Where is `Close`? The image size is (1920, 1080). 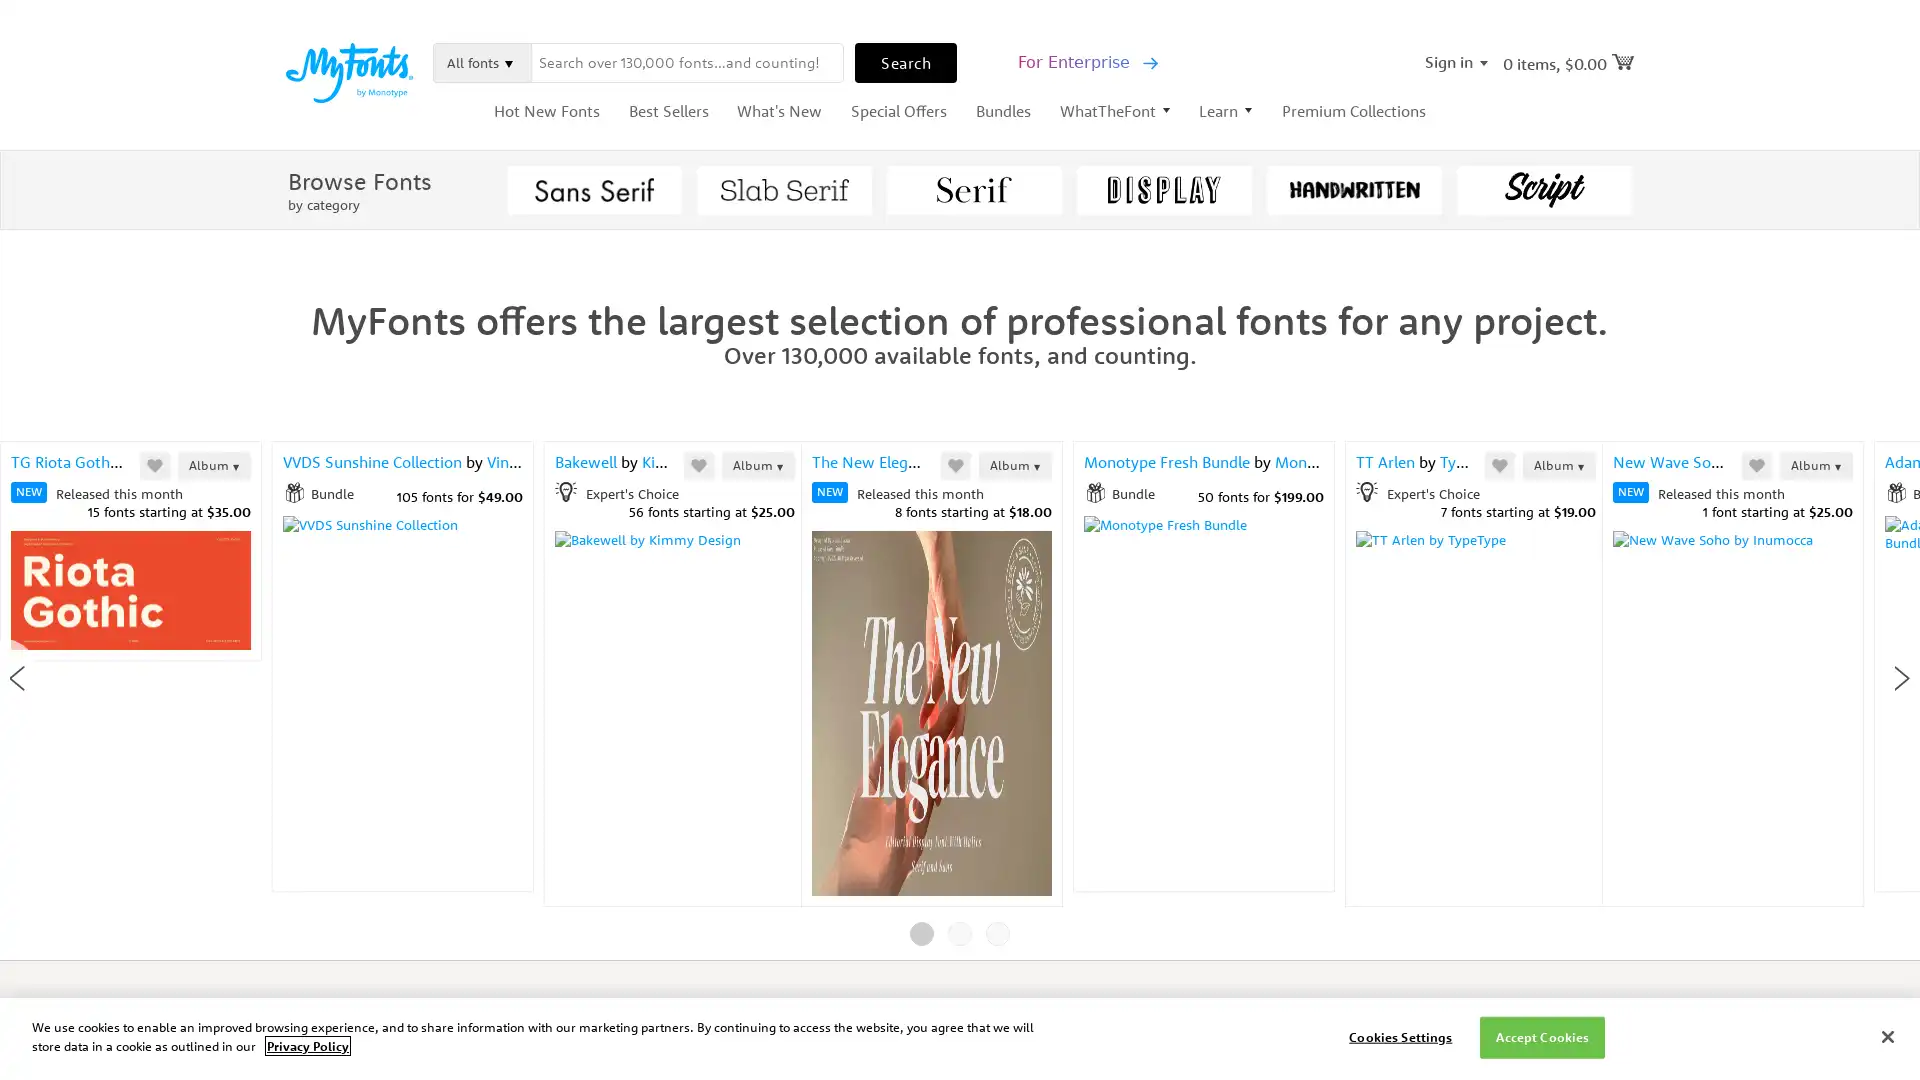
Close is located at coordinates (1886, 1035).